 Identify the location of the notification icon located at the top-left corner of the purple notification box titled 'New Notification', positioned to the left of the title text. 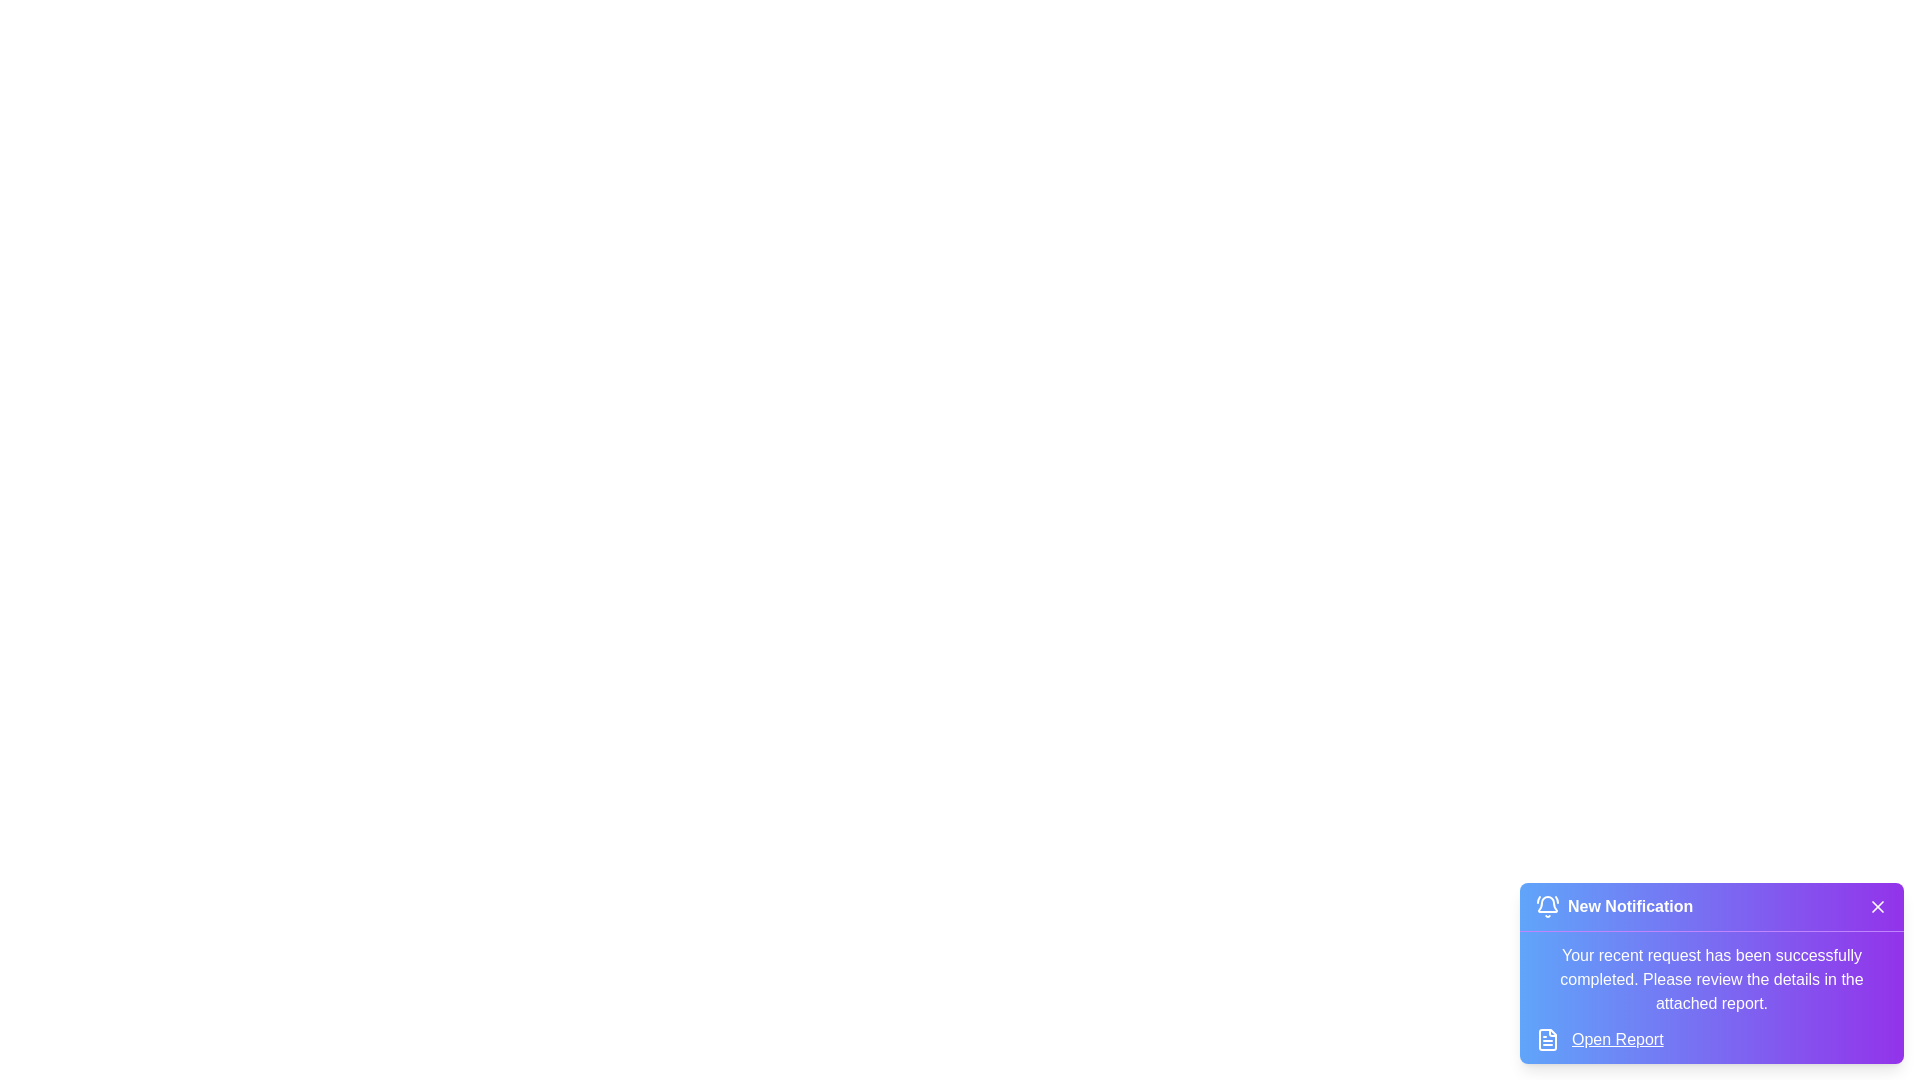
(1547, 906).